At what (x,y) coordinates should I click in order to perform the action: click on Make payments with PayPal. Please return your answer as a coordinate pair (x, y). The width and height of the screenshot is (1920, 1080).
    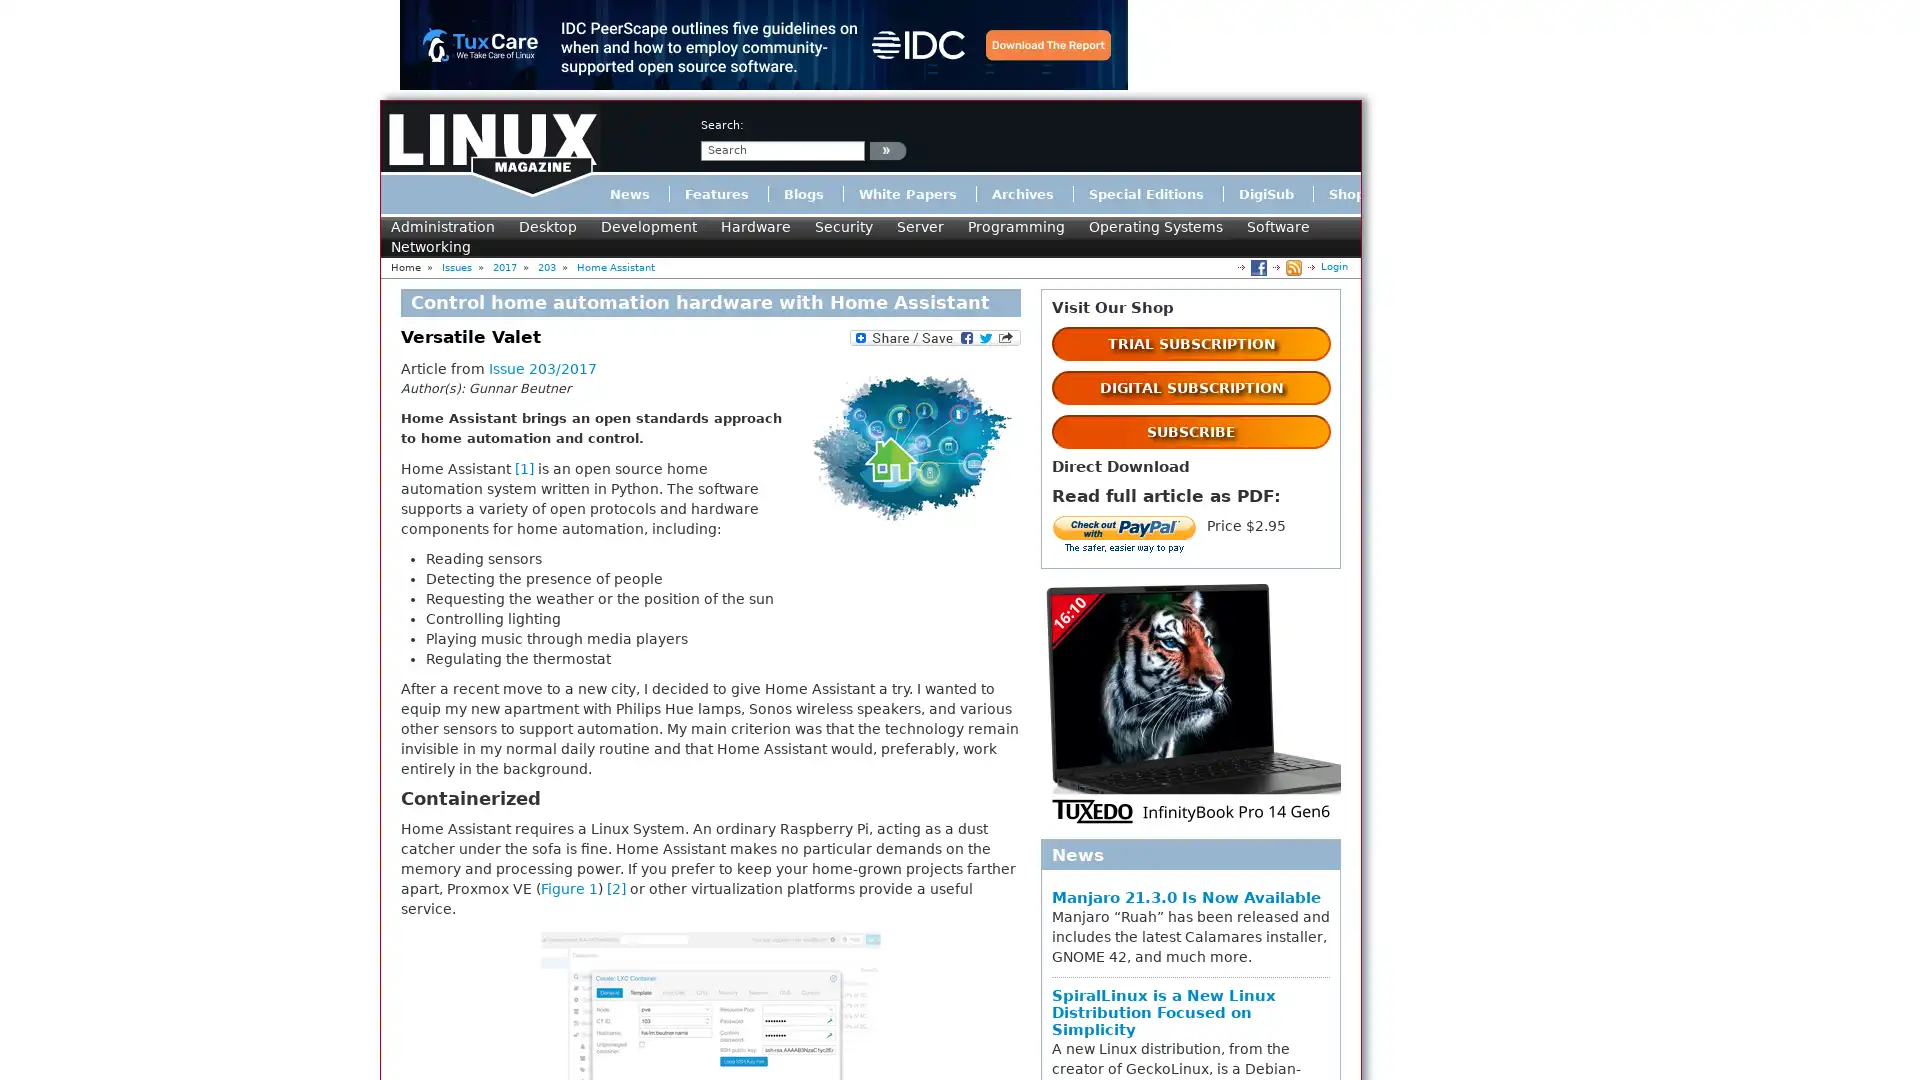
    Looking at the image, I should click on (1124, 535).